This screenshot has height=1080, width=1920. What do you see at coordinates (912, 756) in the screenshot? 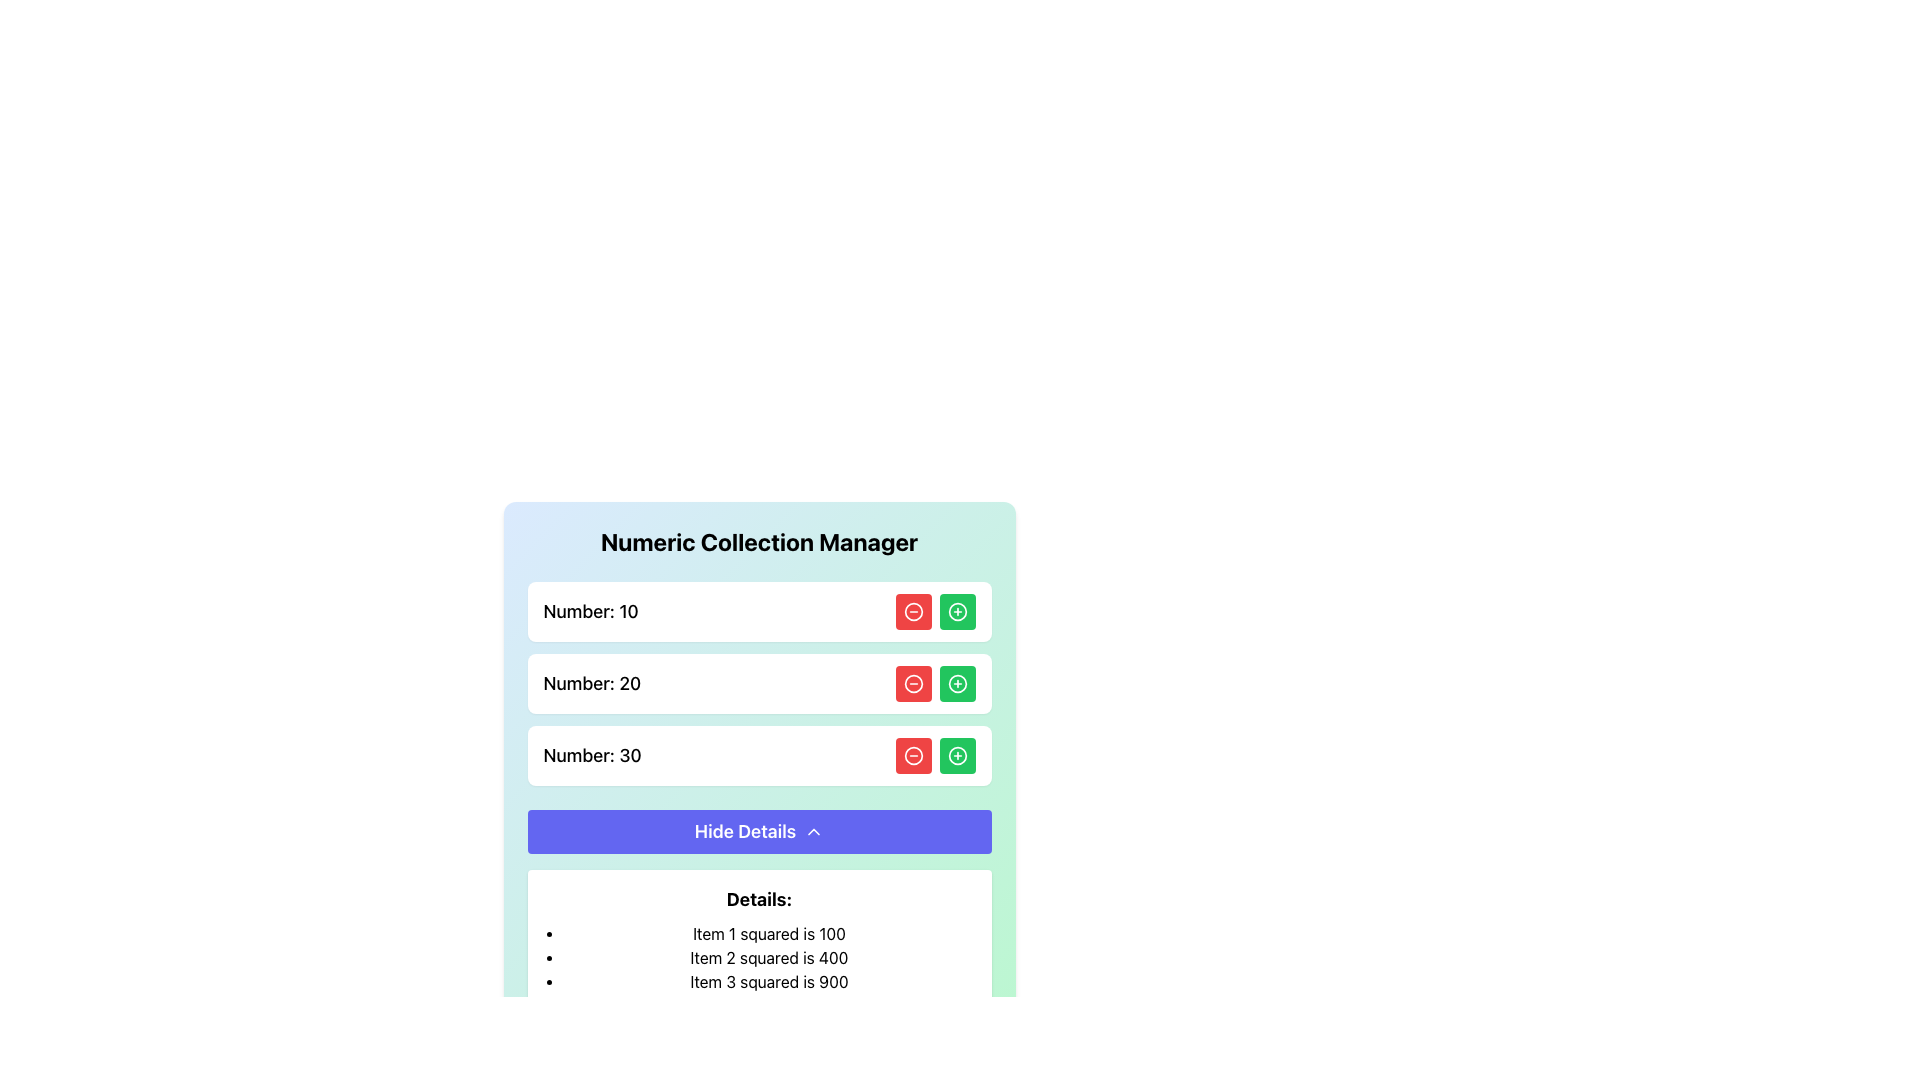
I see `the first button in the pair at the right end of the row displaying 'Number: 30' to decrement the number or remove the respective item from the list` at bounding box center [912, 756].